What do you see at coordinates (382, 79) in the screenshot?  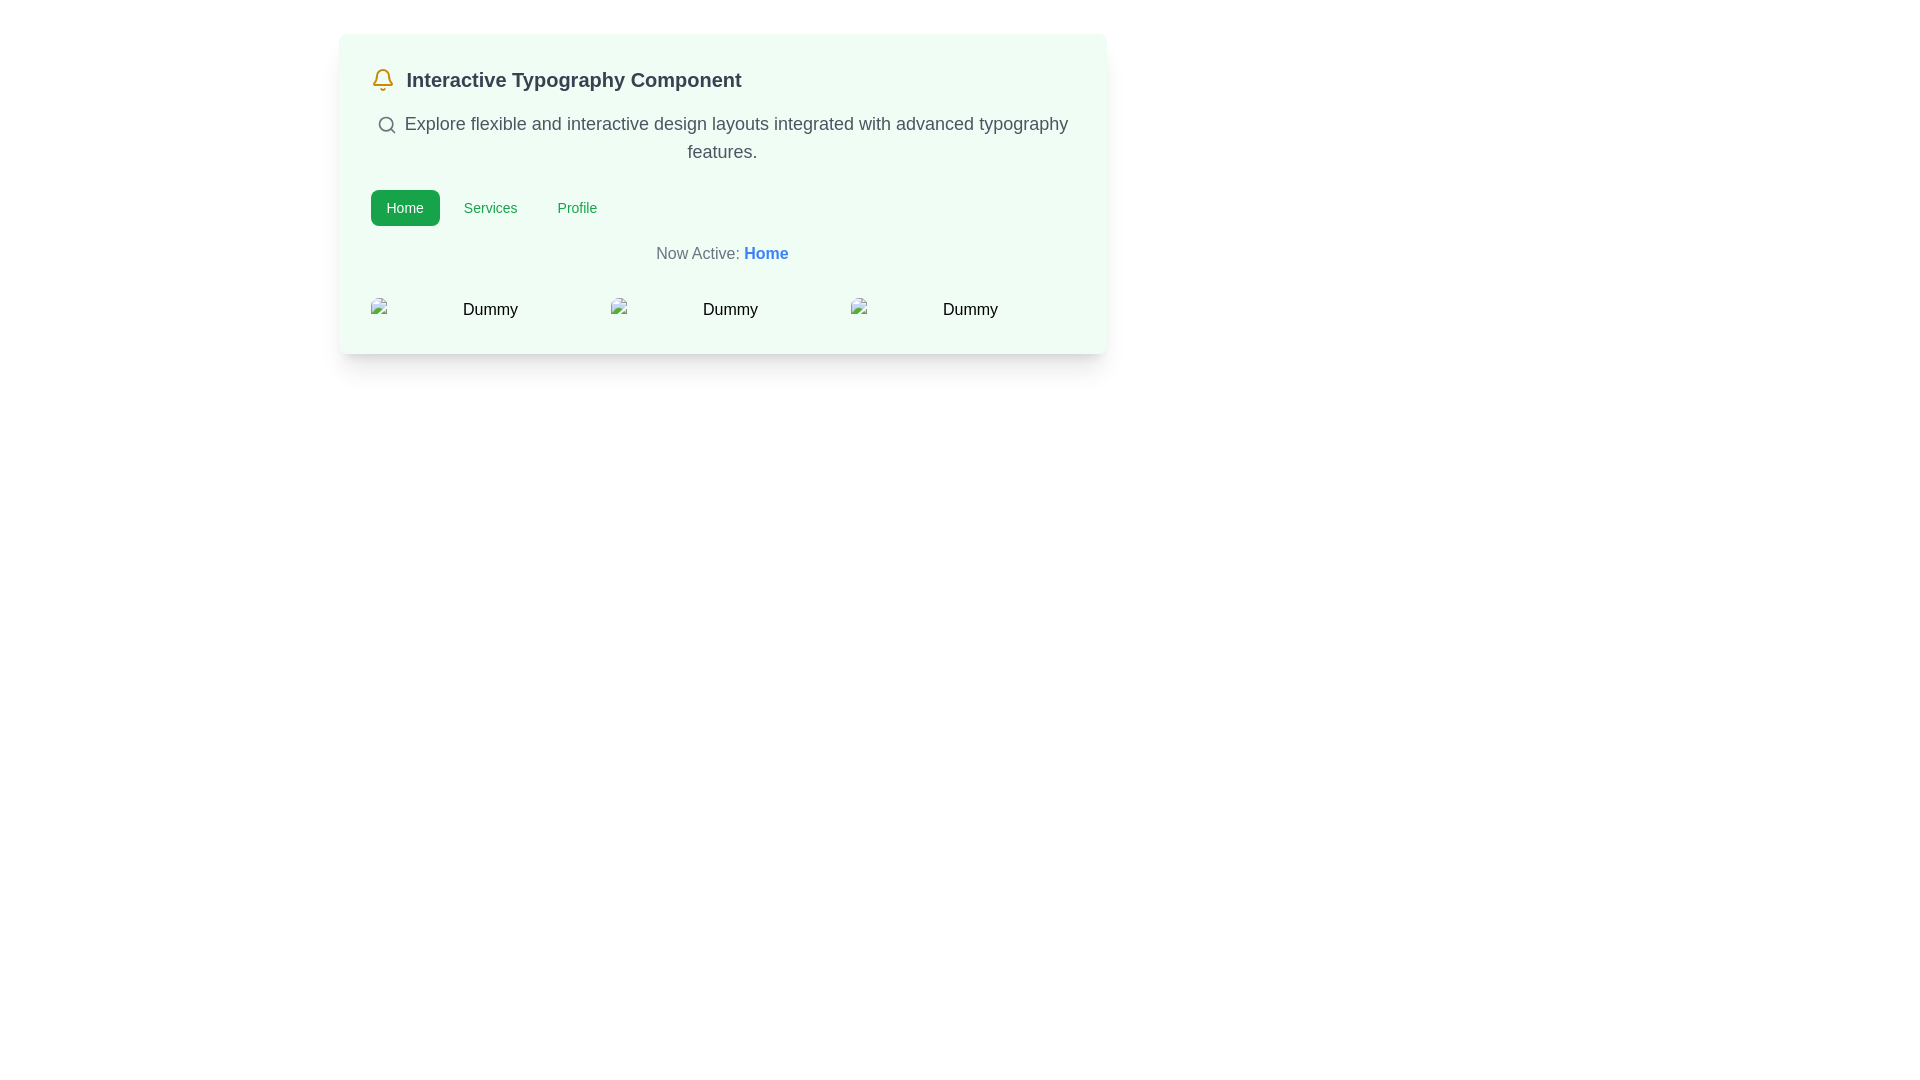 I see `the yellow bell icon, which is a circular, outlined bell shape with a decorative line beneath it, located at the far left of the 'Interactive Typography Component'` at bounding box center [382, 79].